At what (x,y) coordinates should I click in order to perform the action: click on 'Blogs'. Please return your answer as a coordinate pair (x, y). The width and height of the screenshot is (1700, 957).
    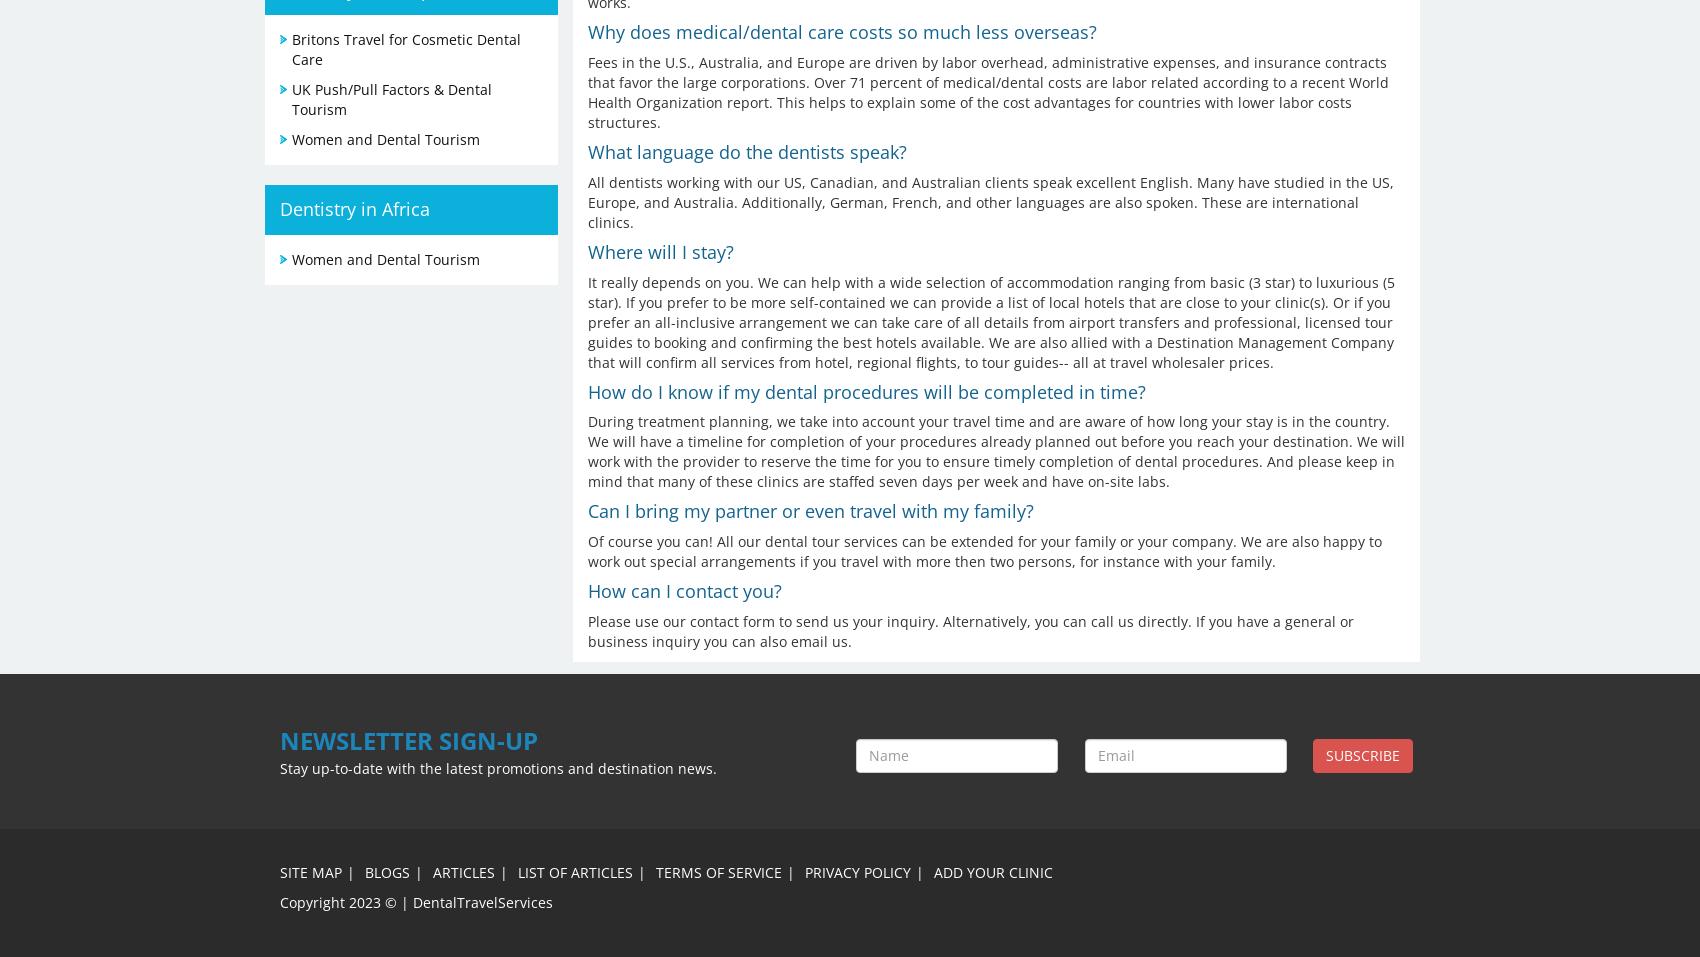
    Looking at the image, I should click on (386, 871).